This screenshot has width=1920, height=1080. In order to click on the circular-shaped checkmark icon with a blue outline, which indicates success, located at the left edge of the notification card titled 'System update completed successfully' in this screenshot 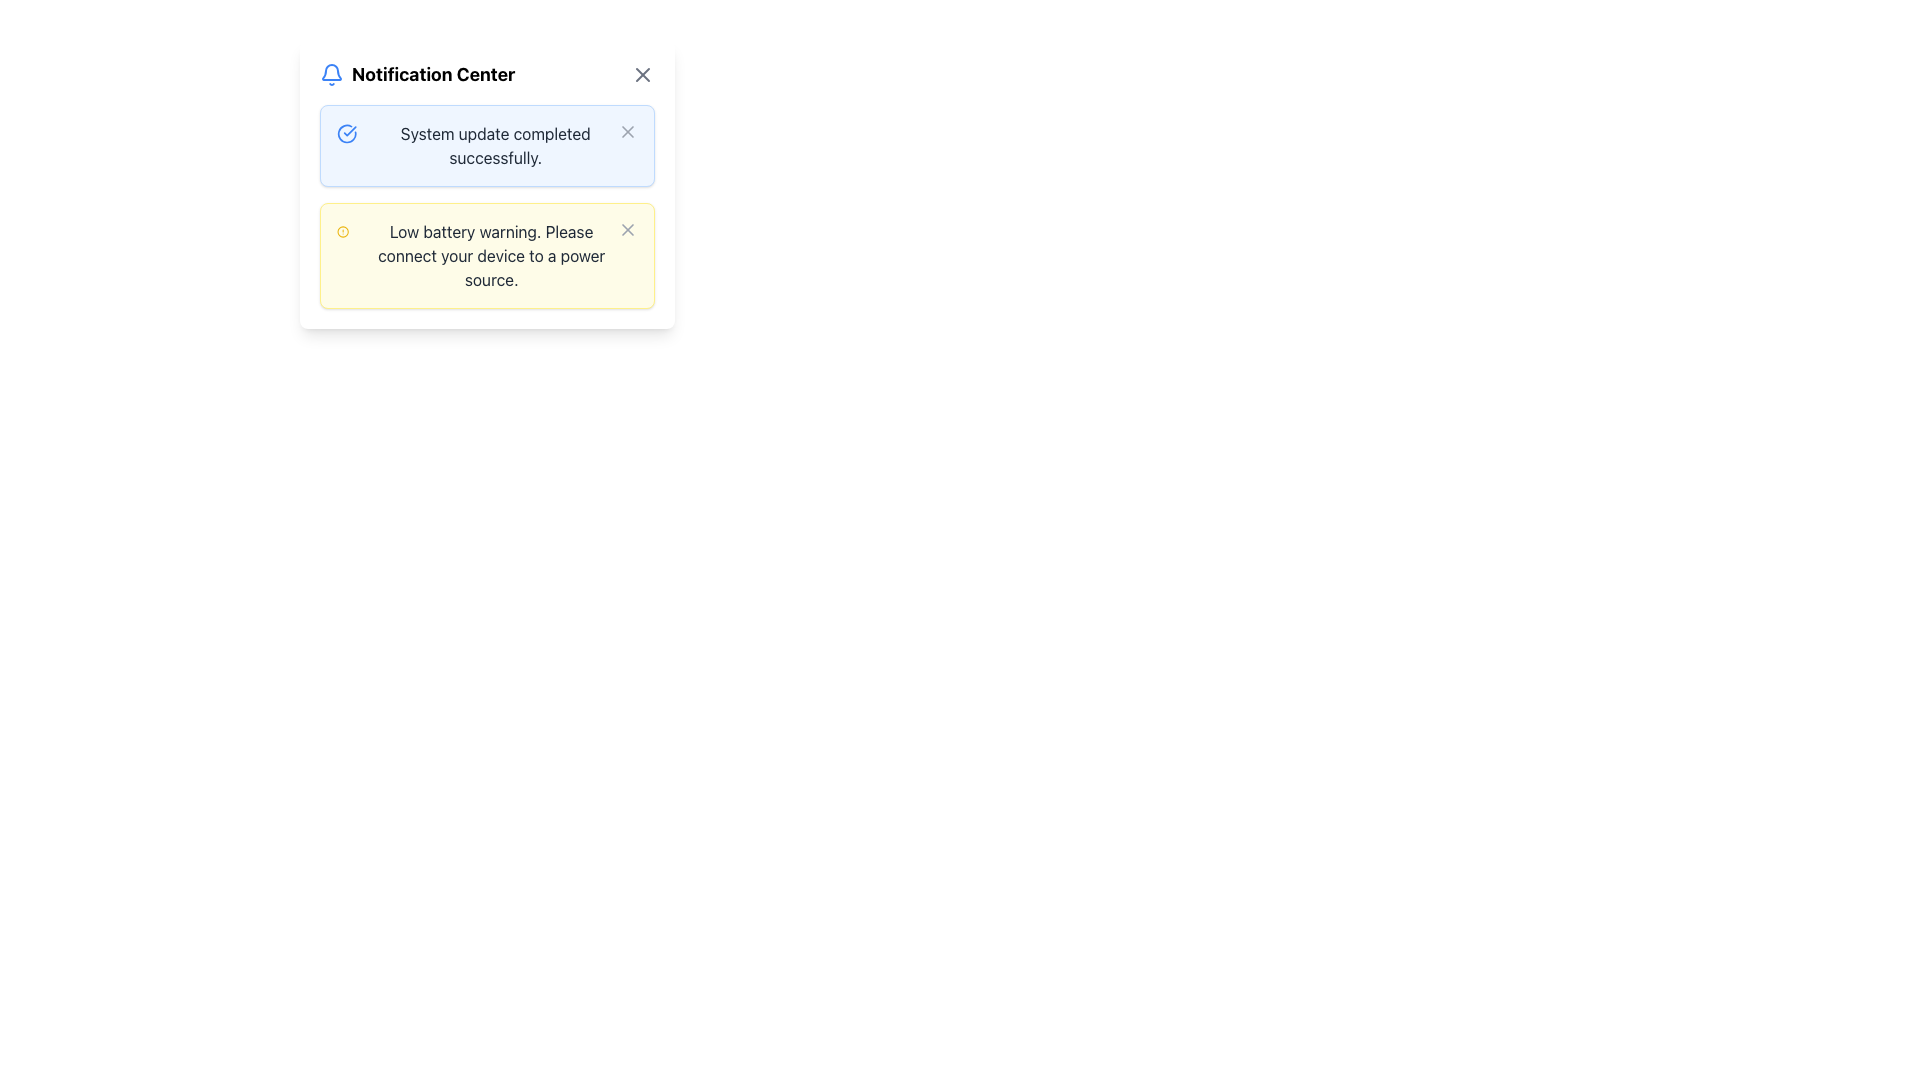, I will do `click(347, 134)`.